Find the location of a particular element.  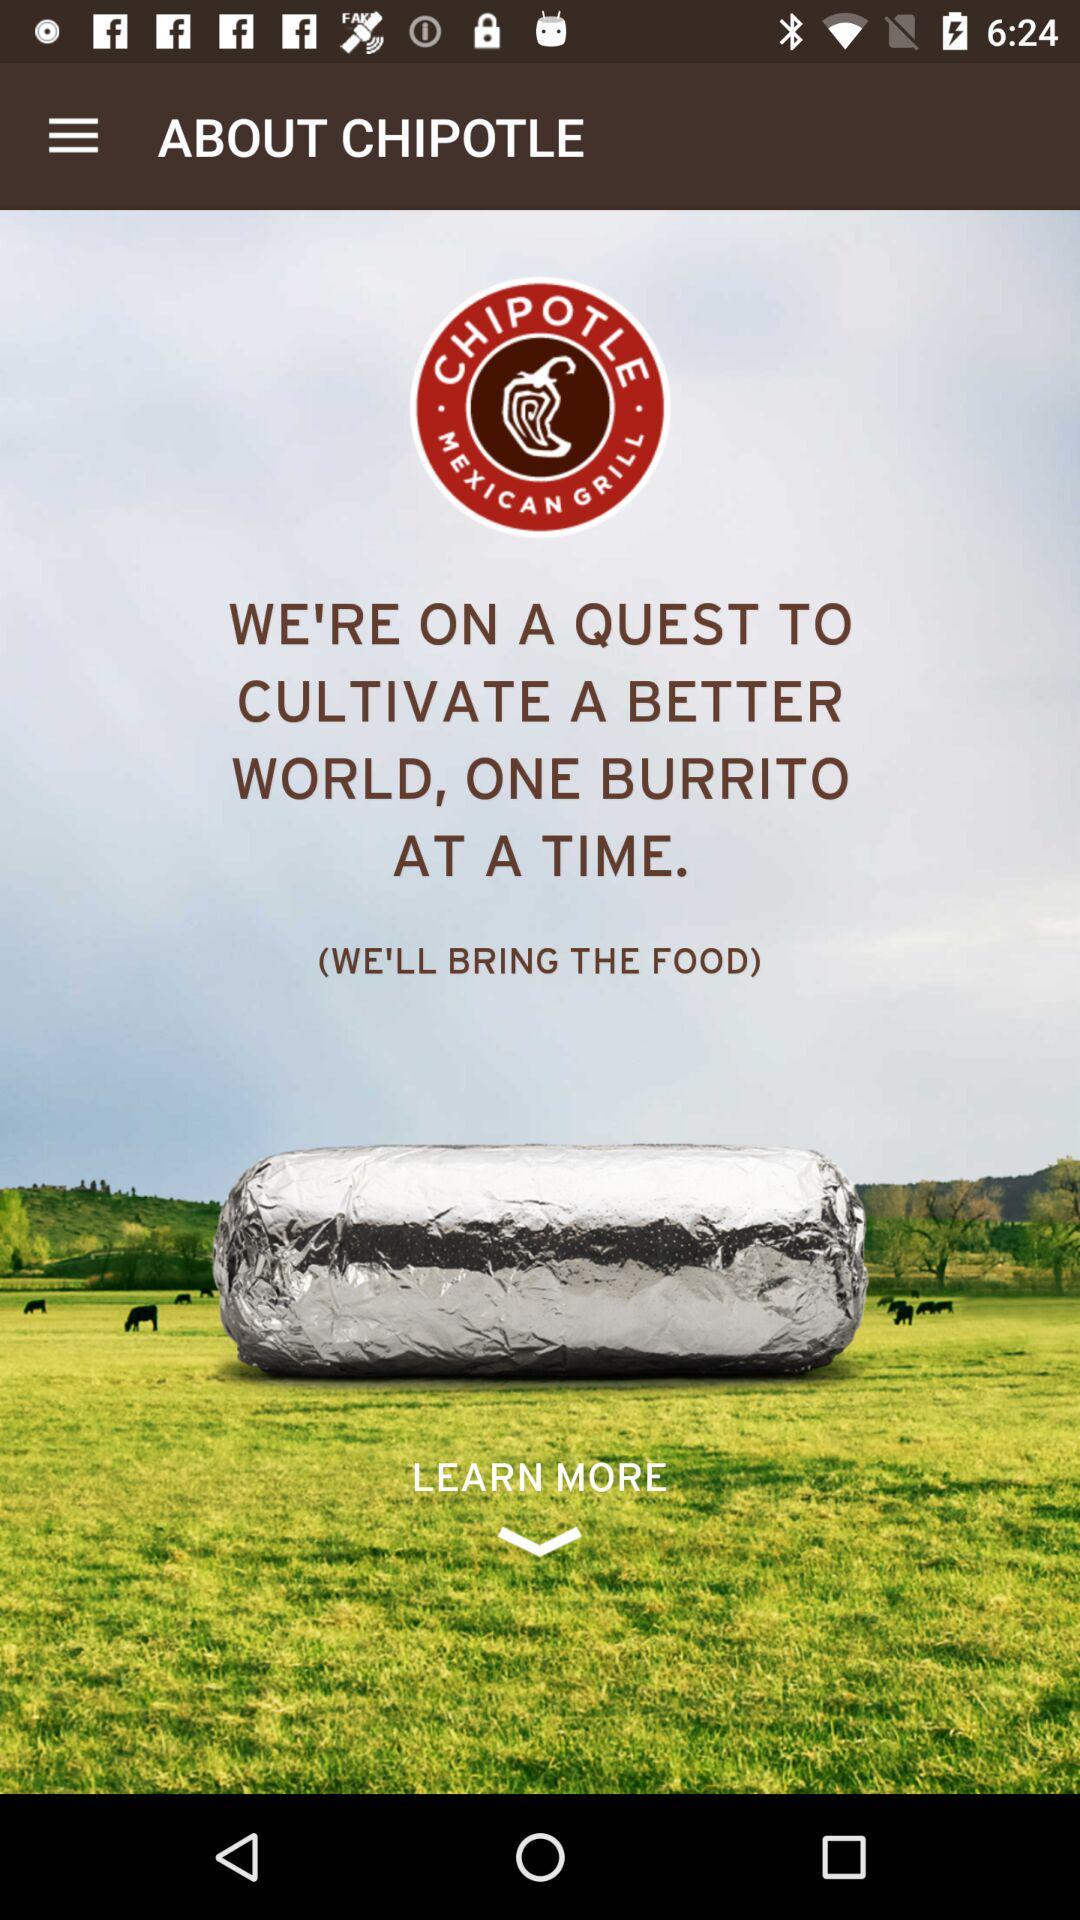

the app to the left of about chipotle item is located at coordinates (72, 135).